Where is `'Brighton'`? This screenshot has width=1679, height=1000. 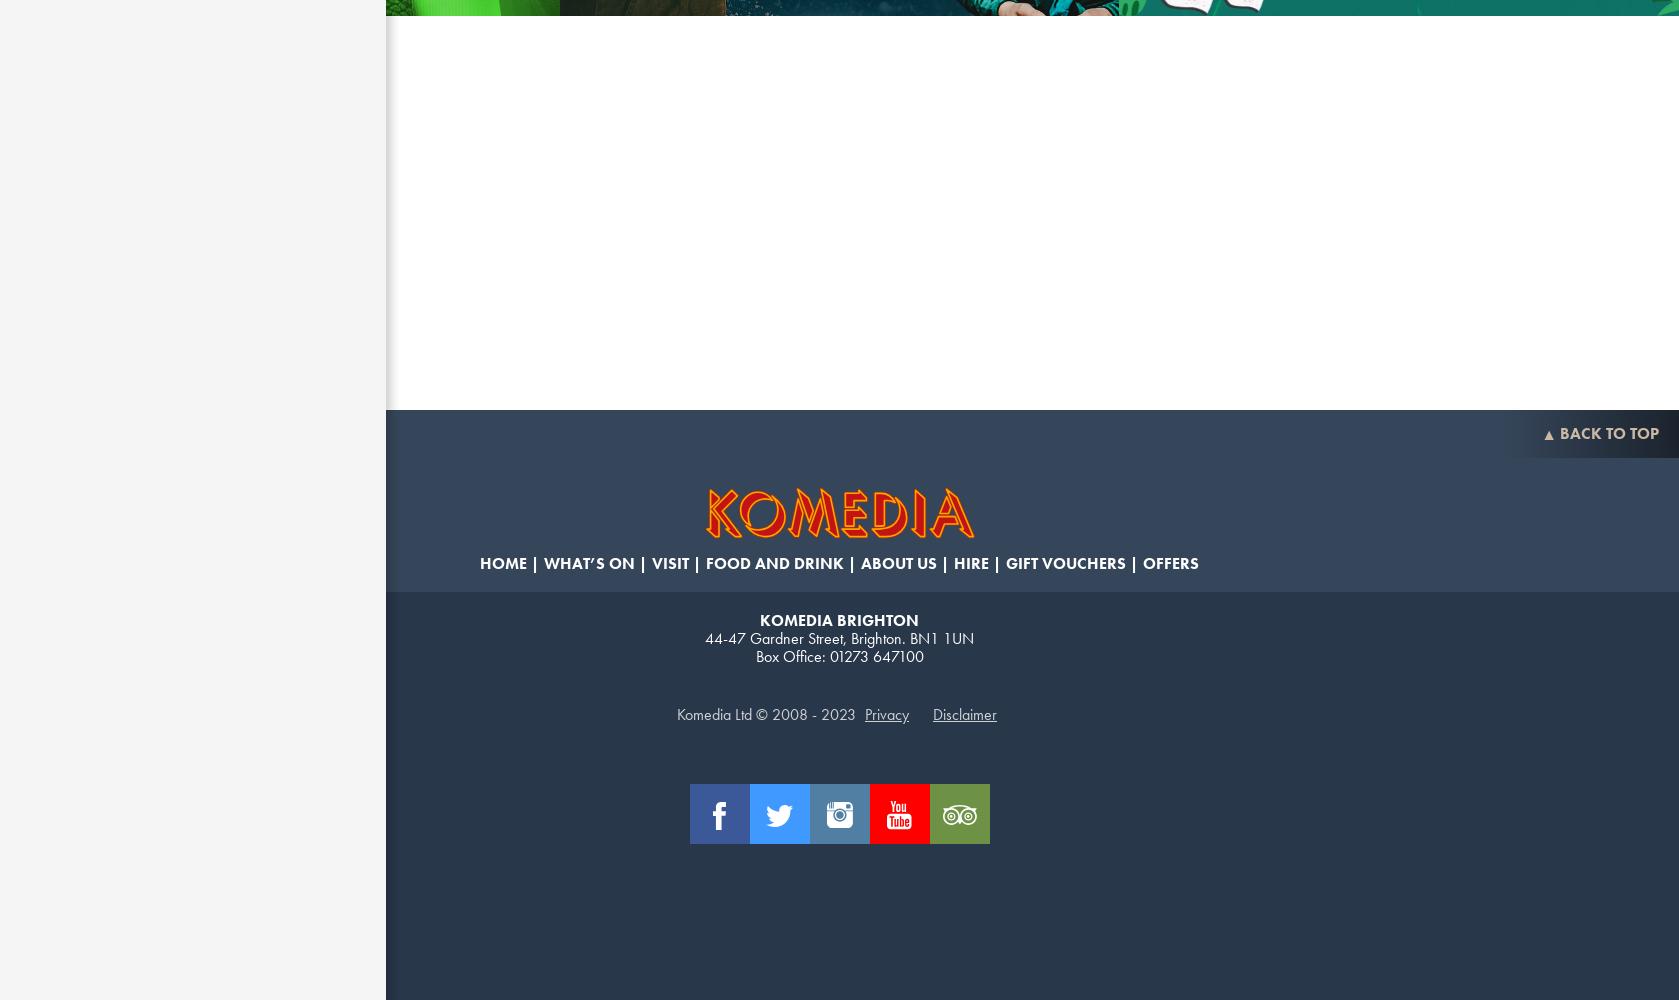 'Brighton' is located at coordinates (875, 638).